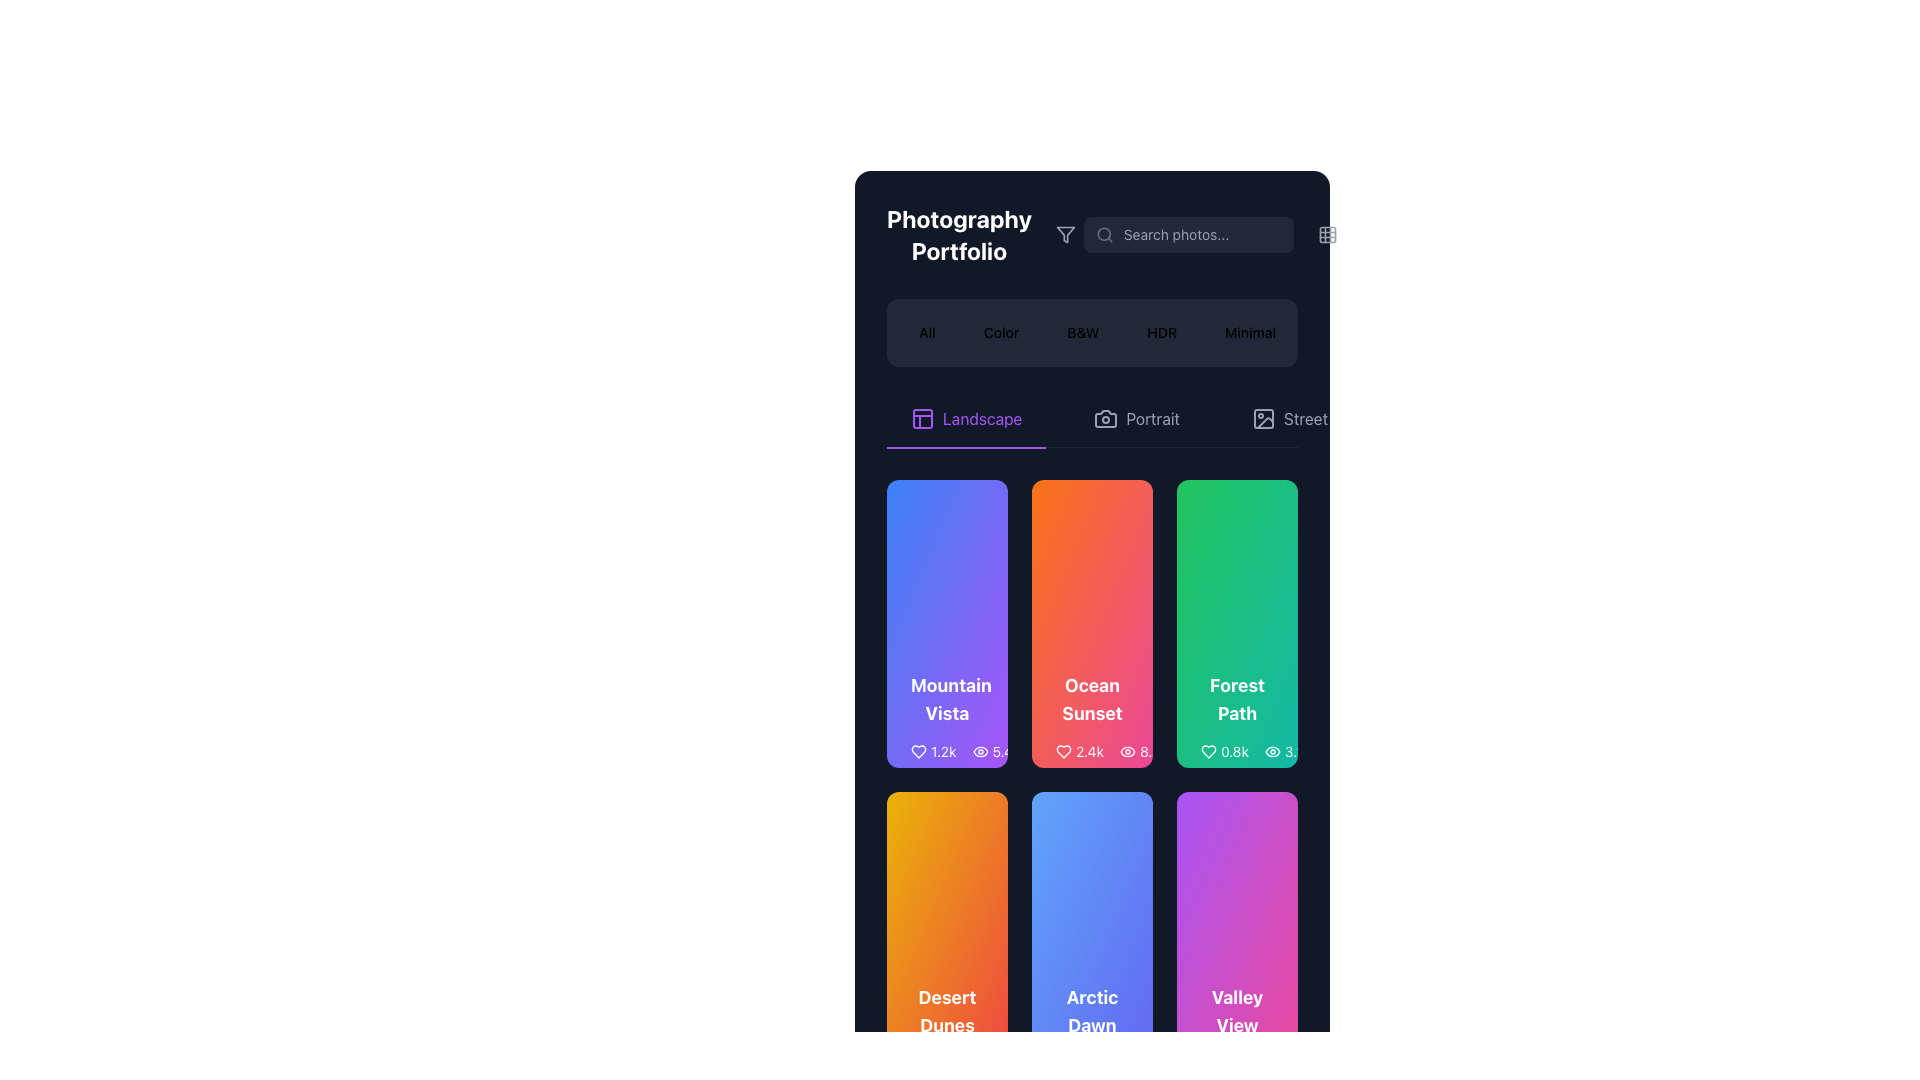  Describe the element at coordinates (1036, 752) in the screenshot. I see `the share icon located within the button area adjacent to the heart icon and the view count icon on the 'Ocean Sunset' item card to initiate a sharing dialog or copy a link` at that location.